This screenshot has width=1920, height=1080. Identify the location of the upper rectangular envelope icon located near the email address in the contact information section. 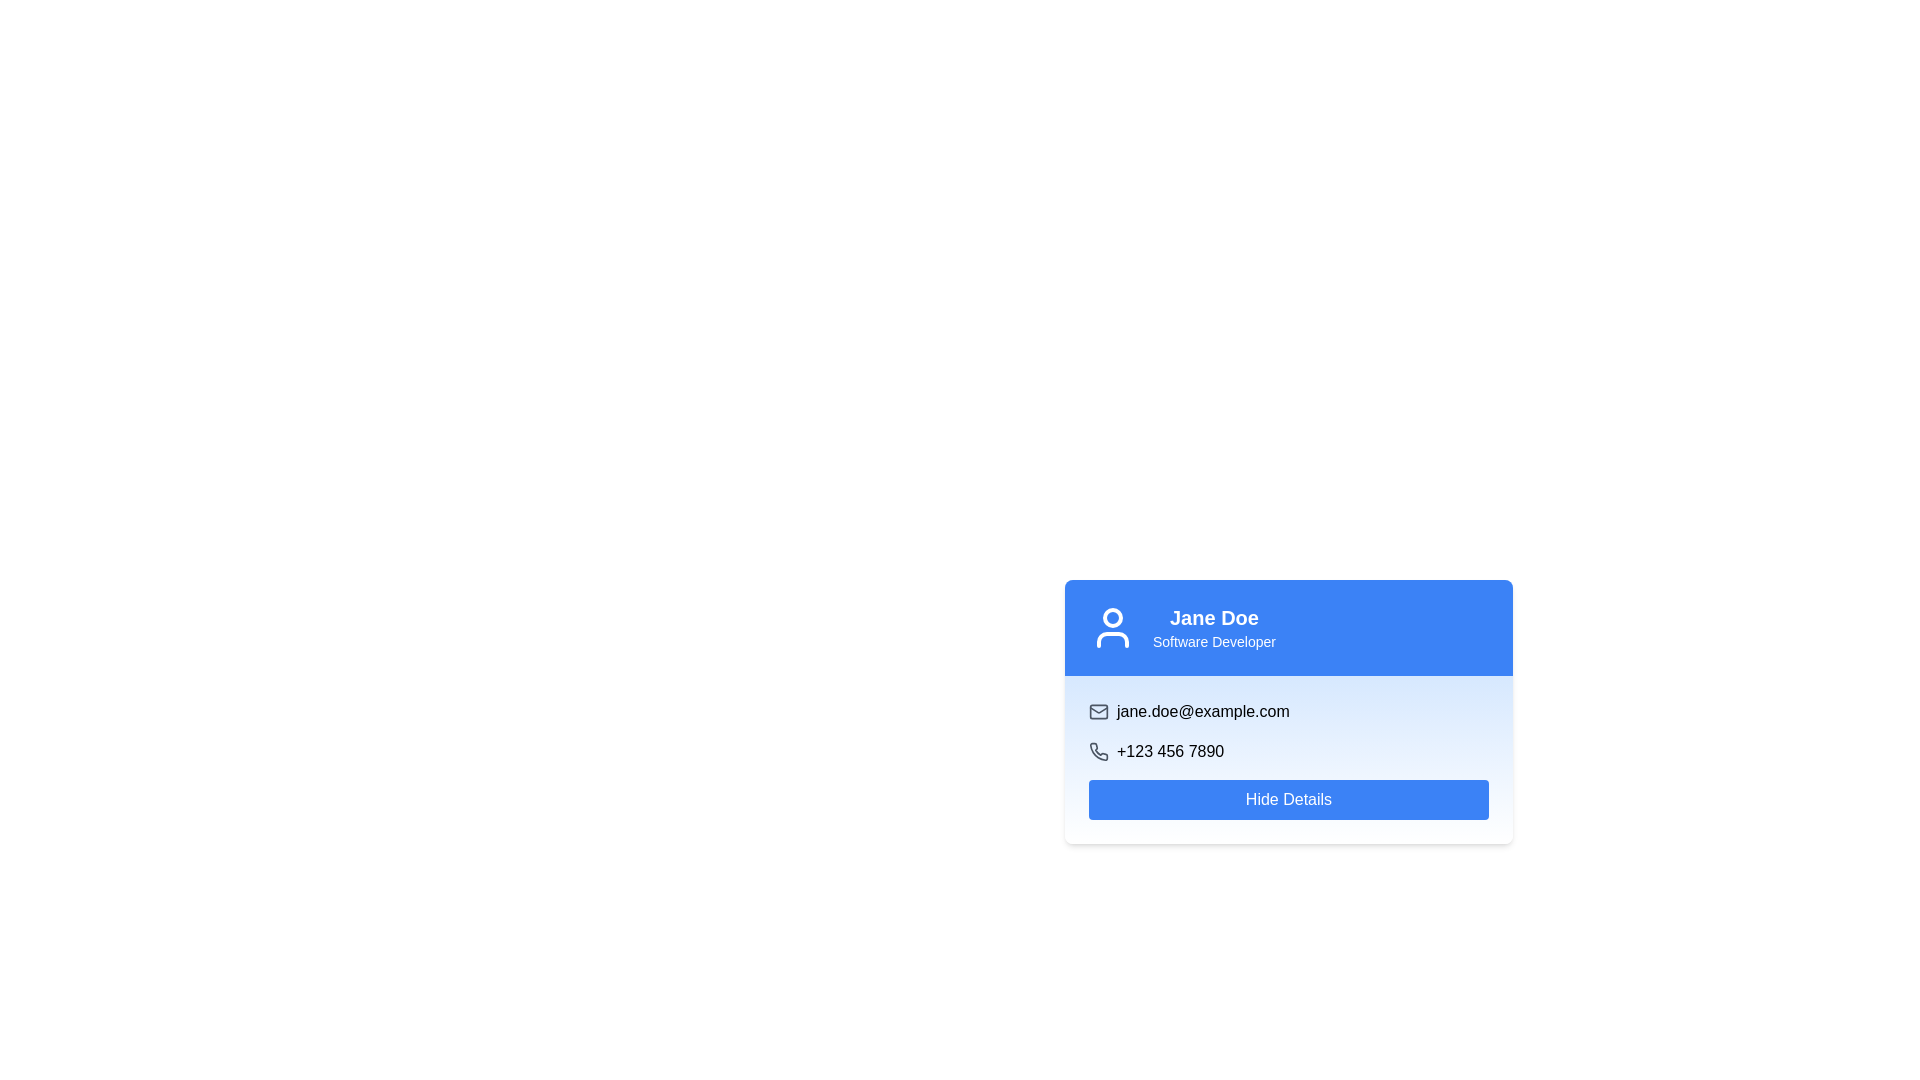
(1098, 711).